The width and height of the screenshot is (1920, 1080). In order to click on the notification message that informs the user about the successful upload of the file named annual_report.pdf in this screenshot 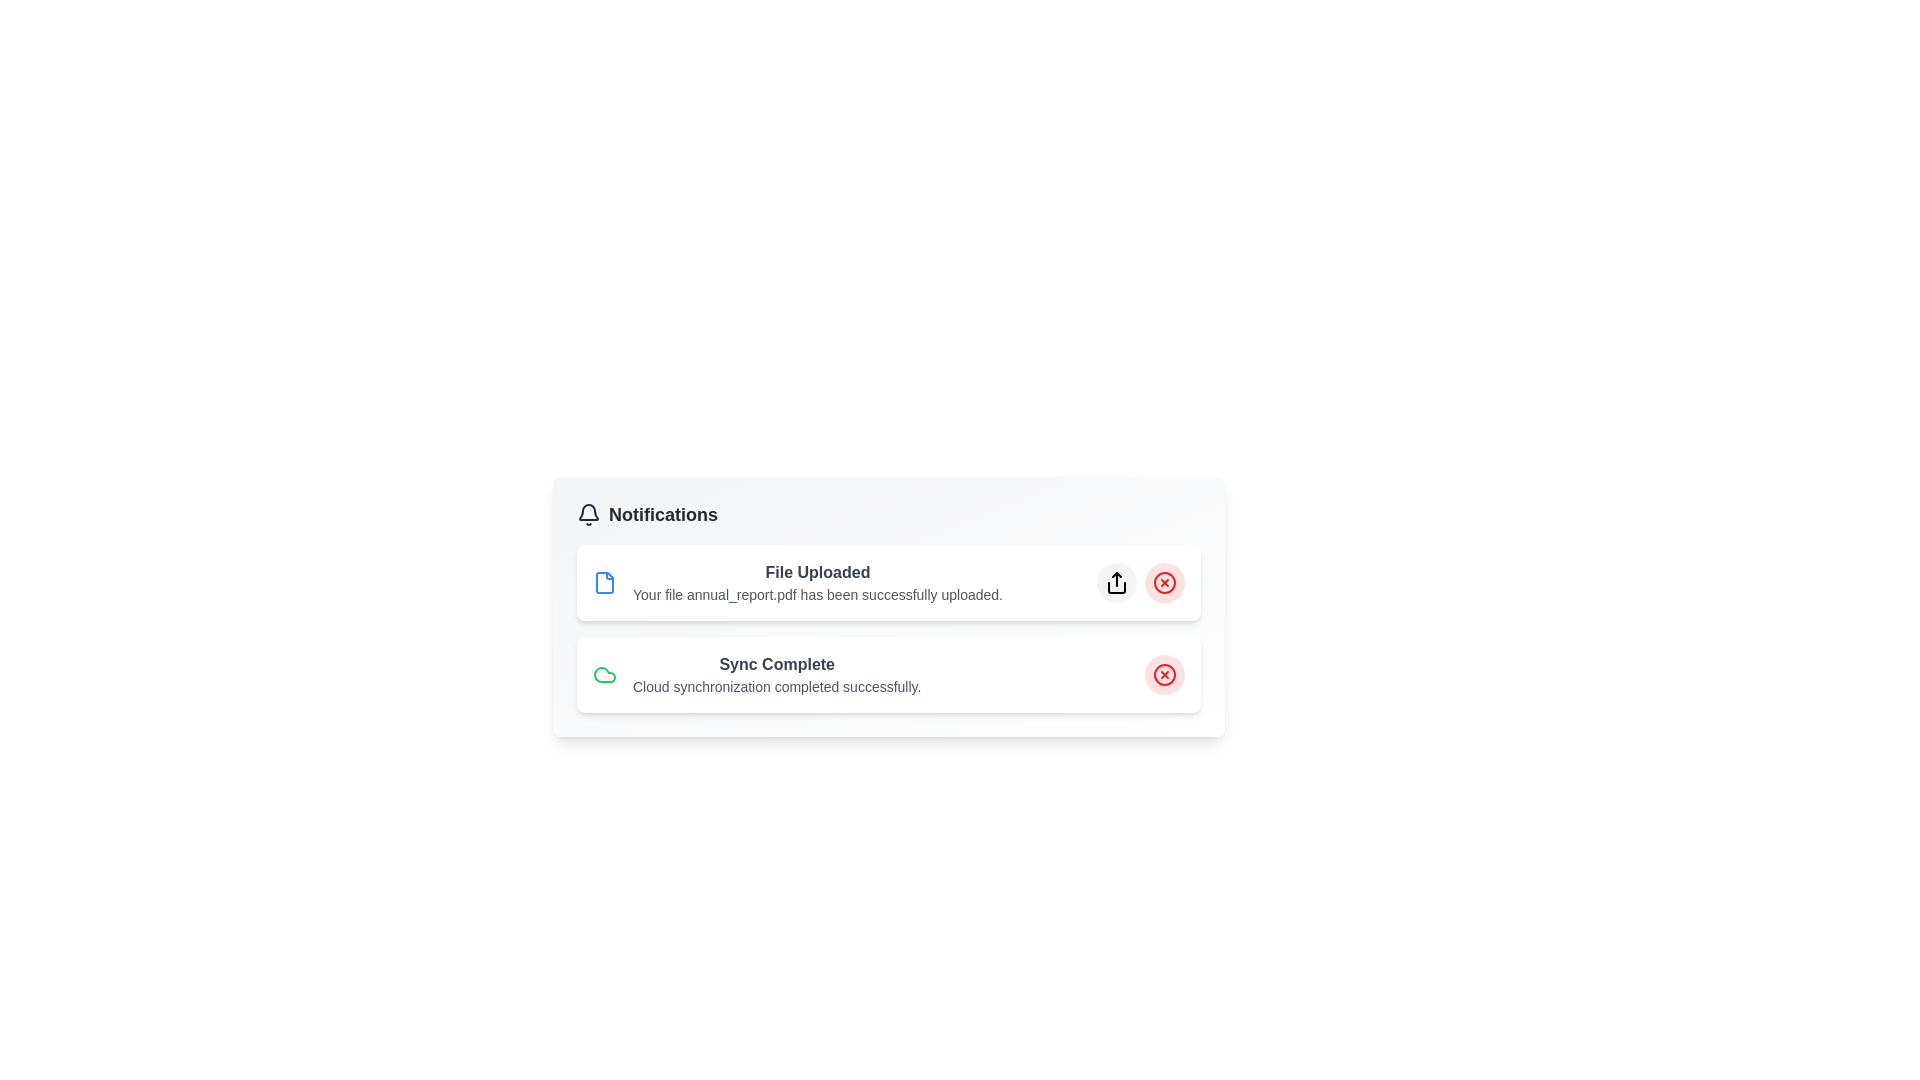, I will do `click(817, 582)`.